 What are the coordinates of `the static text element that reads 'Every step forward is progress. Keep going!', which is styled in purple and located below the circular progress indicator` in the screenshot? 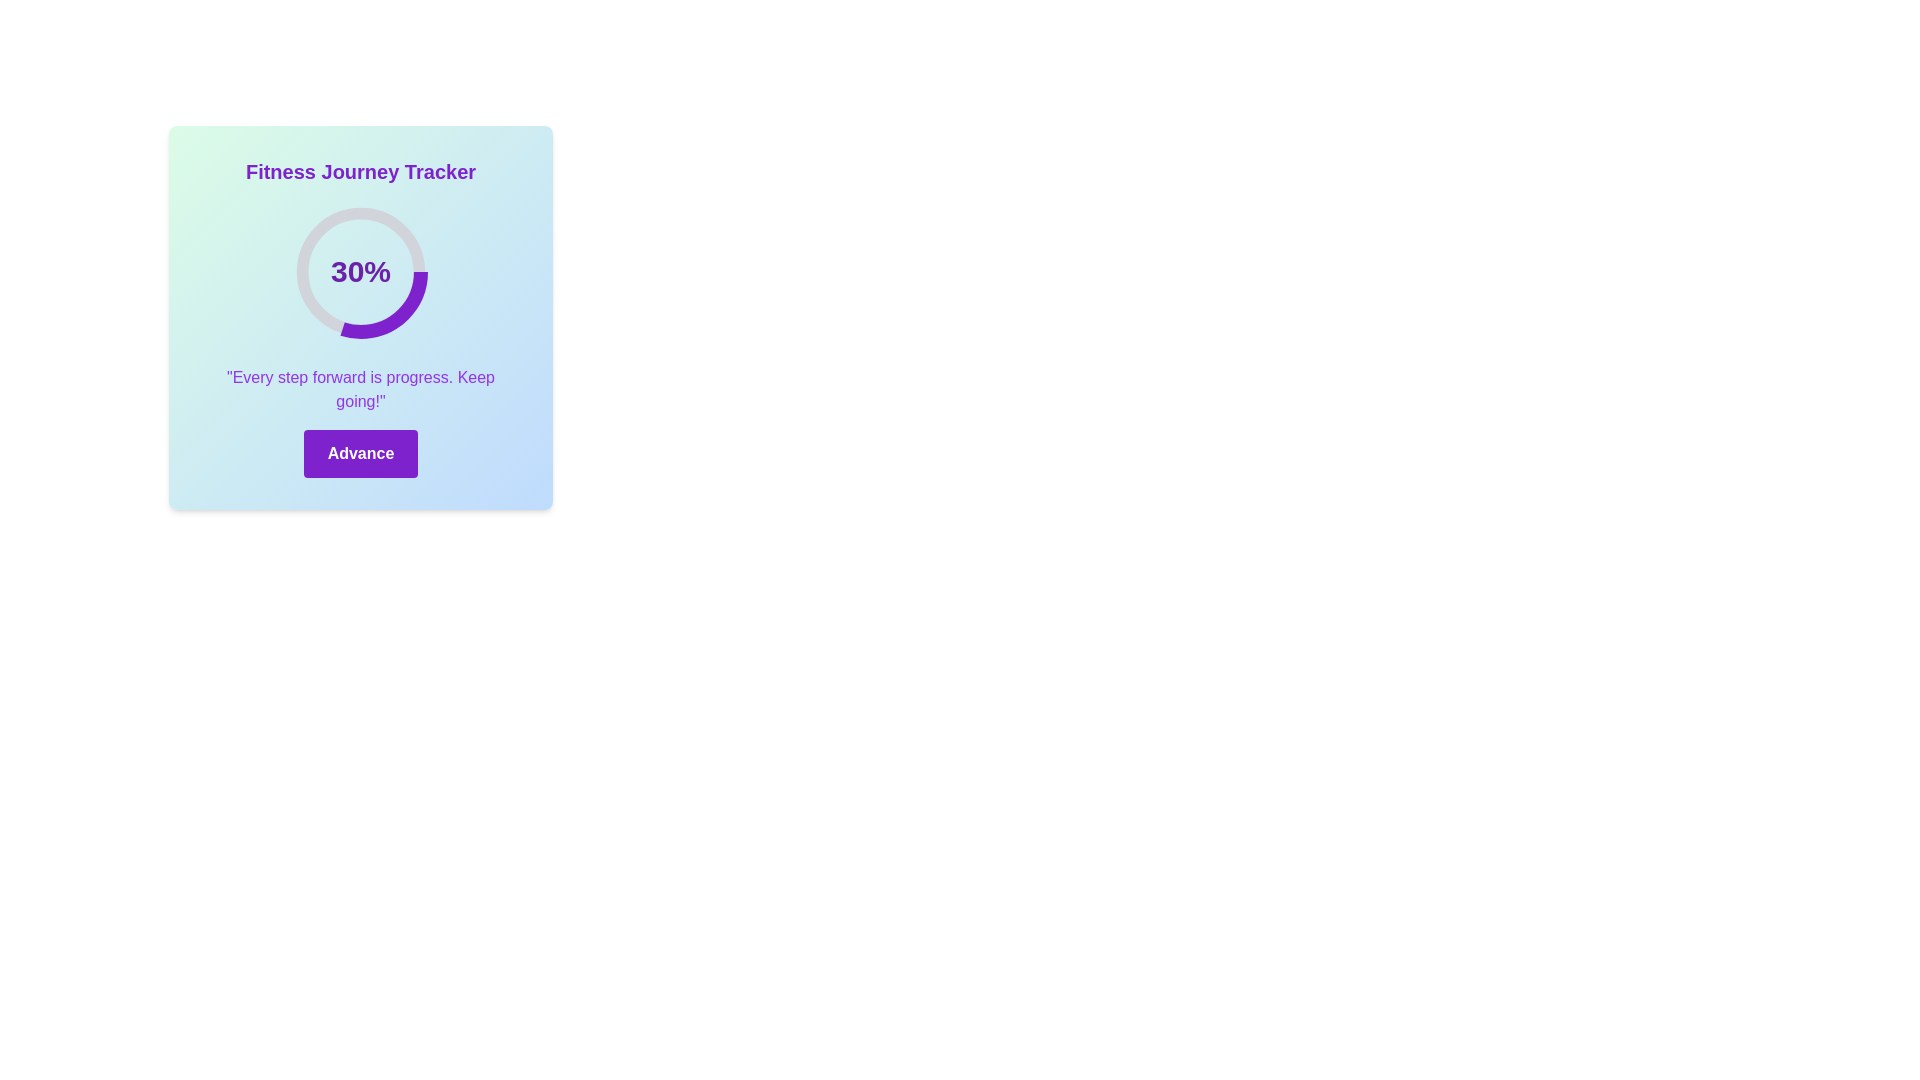 It's located at (360, 389).